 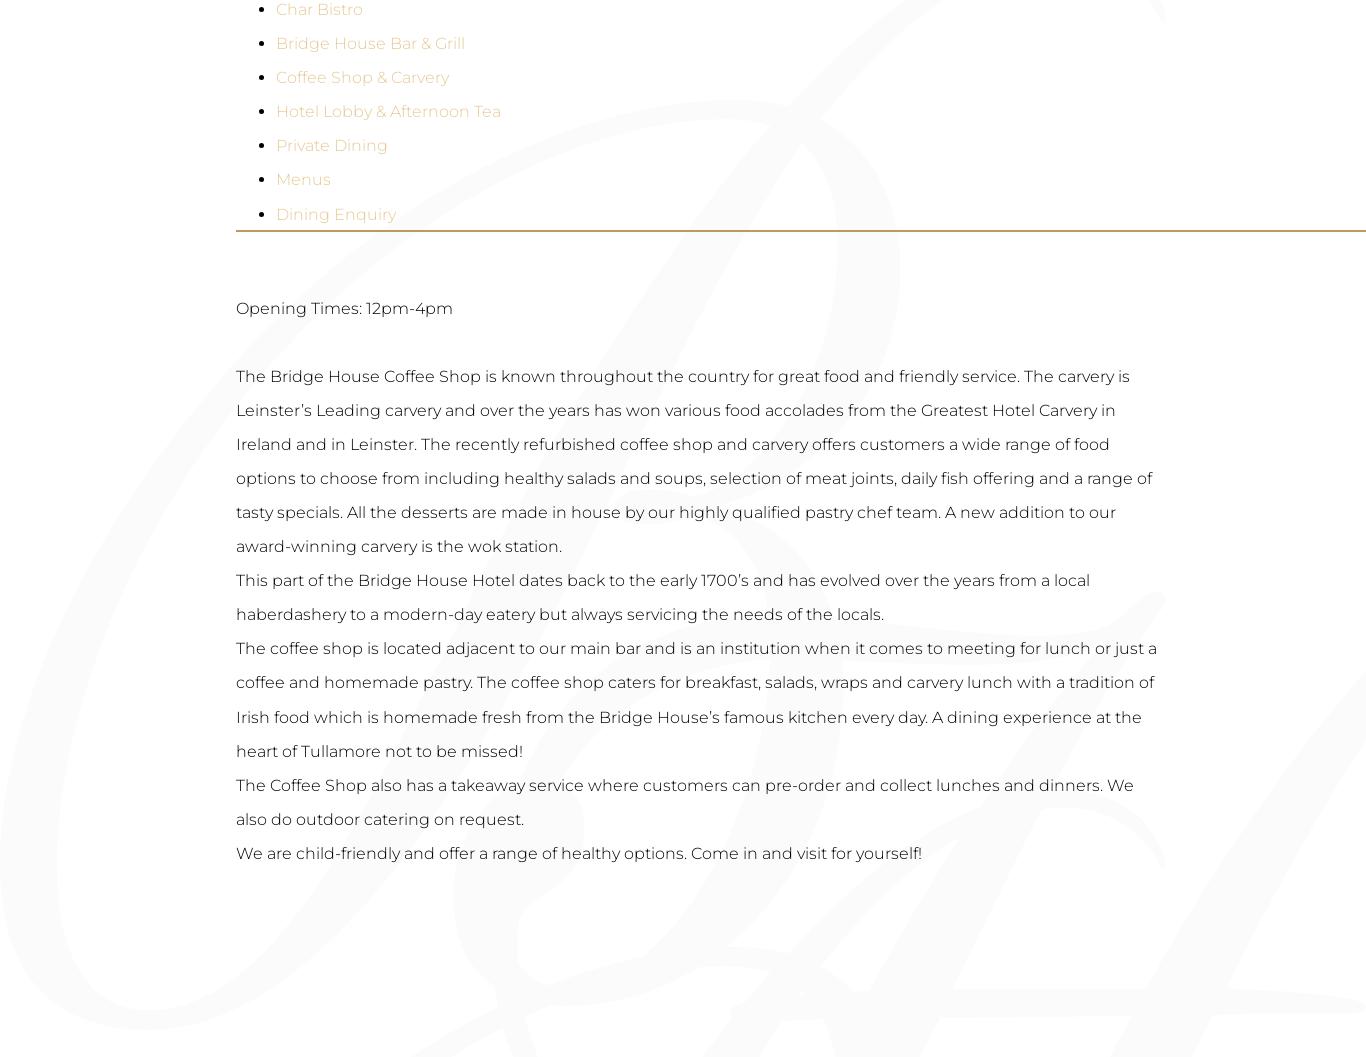 I want to click on 'The Coffee Shop also has a takeaway service where customers can pre-order and collect lunches and dinners. We also do outdoor catering on request.', so click(x=683, y=801).